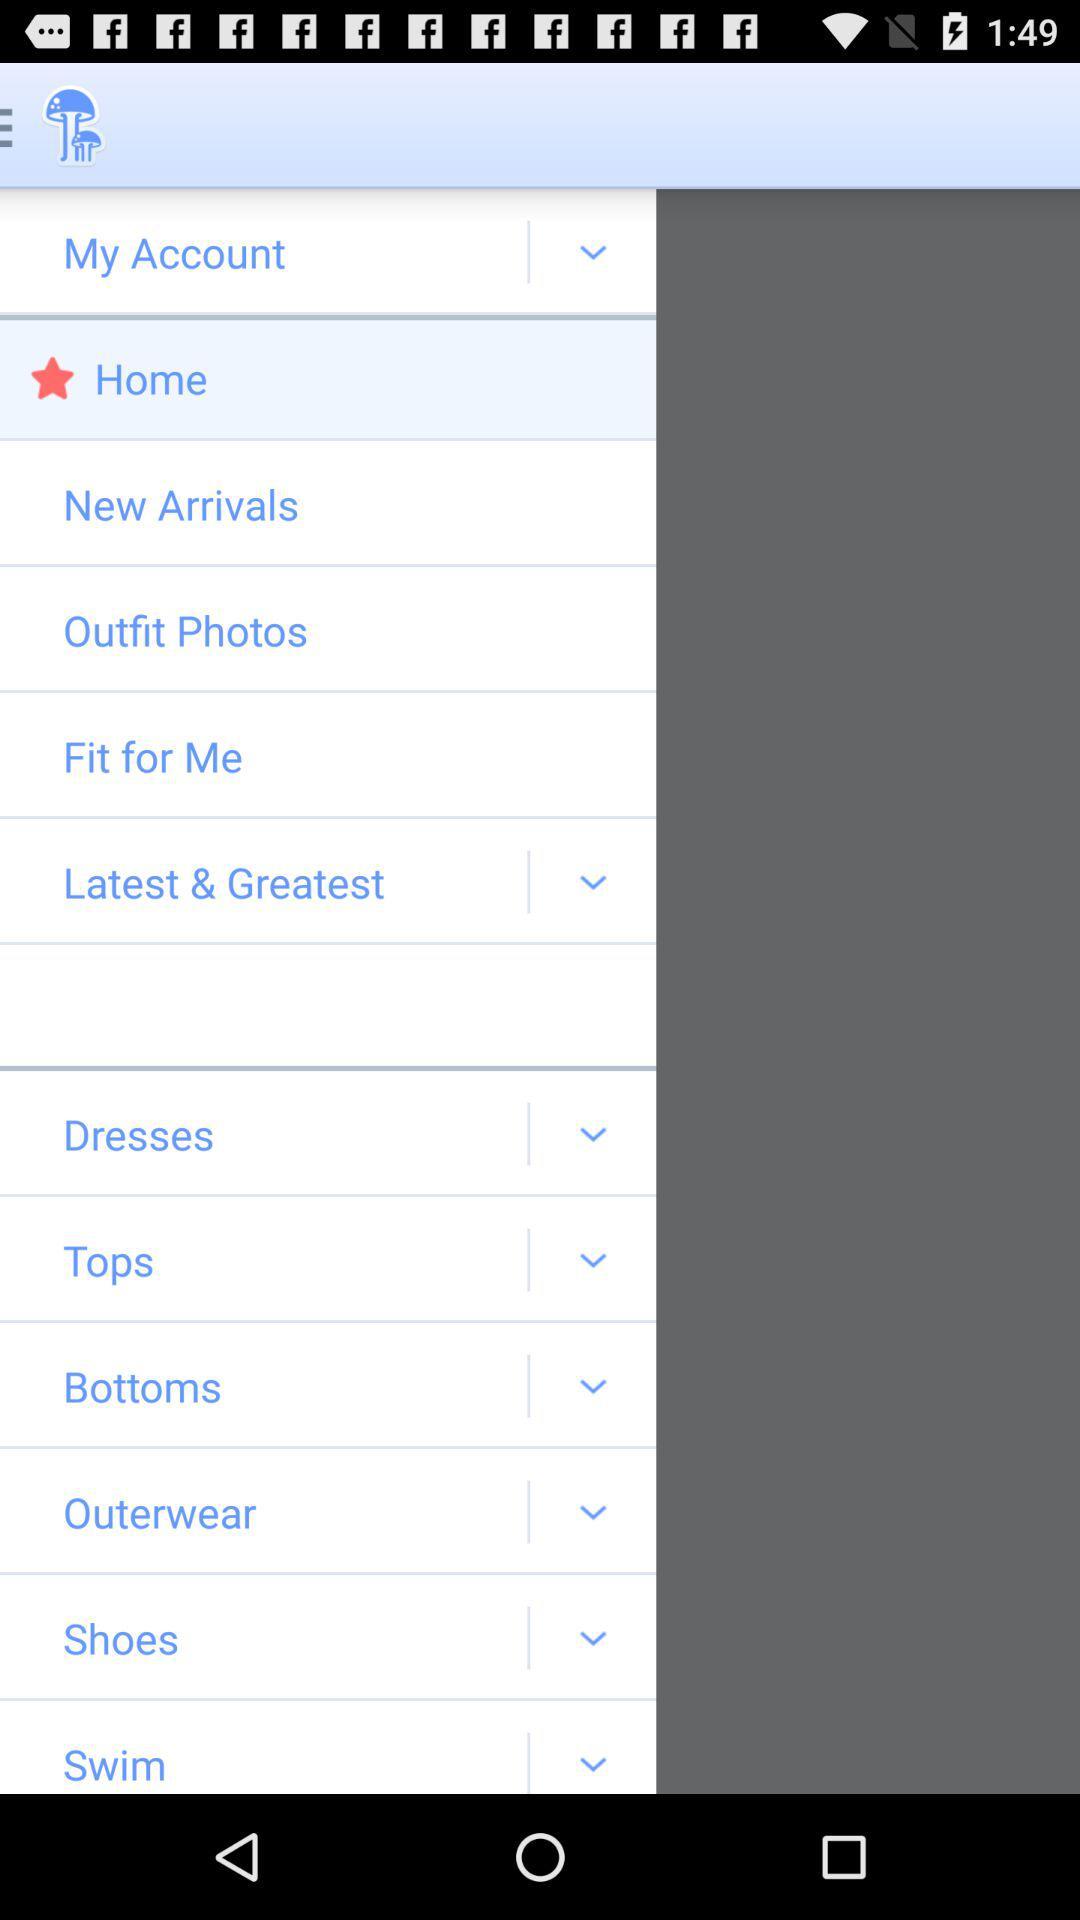 The image size is (1080, 1920). What do you see at coordinates (592, 1637) in the screenshot?
I see `the drop down arrow next to shoes` at bounding box center [592, 1637].